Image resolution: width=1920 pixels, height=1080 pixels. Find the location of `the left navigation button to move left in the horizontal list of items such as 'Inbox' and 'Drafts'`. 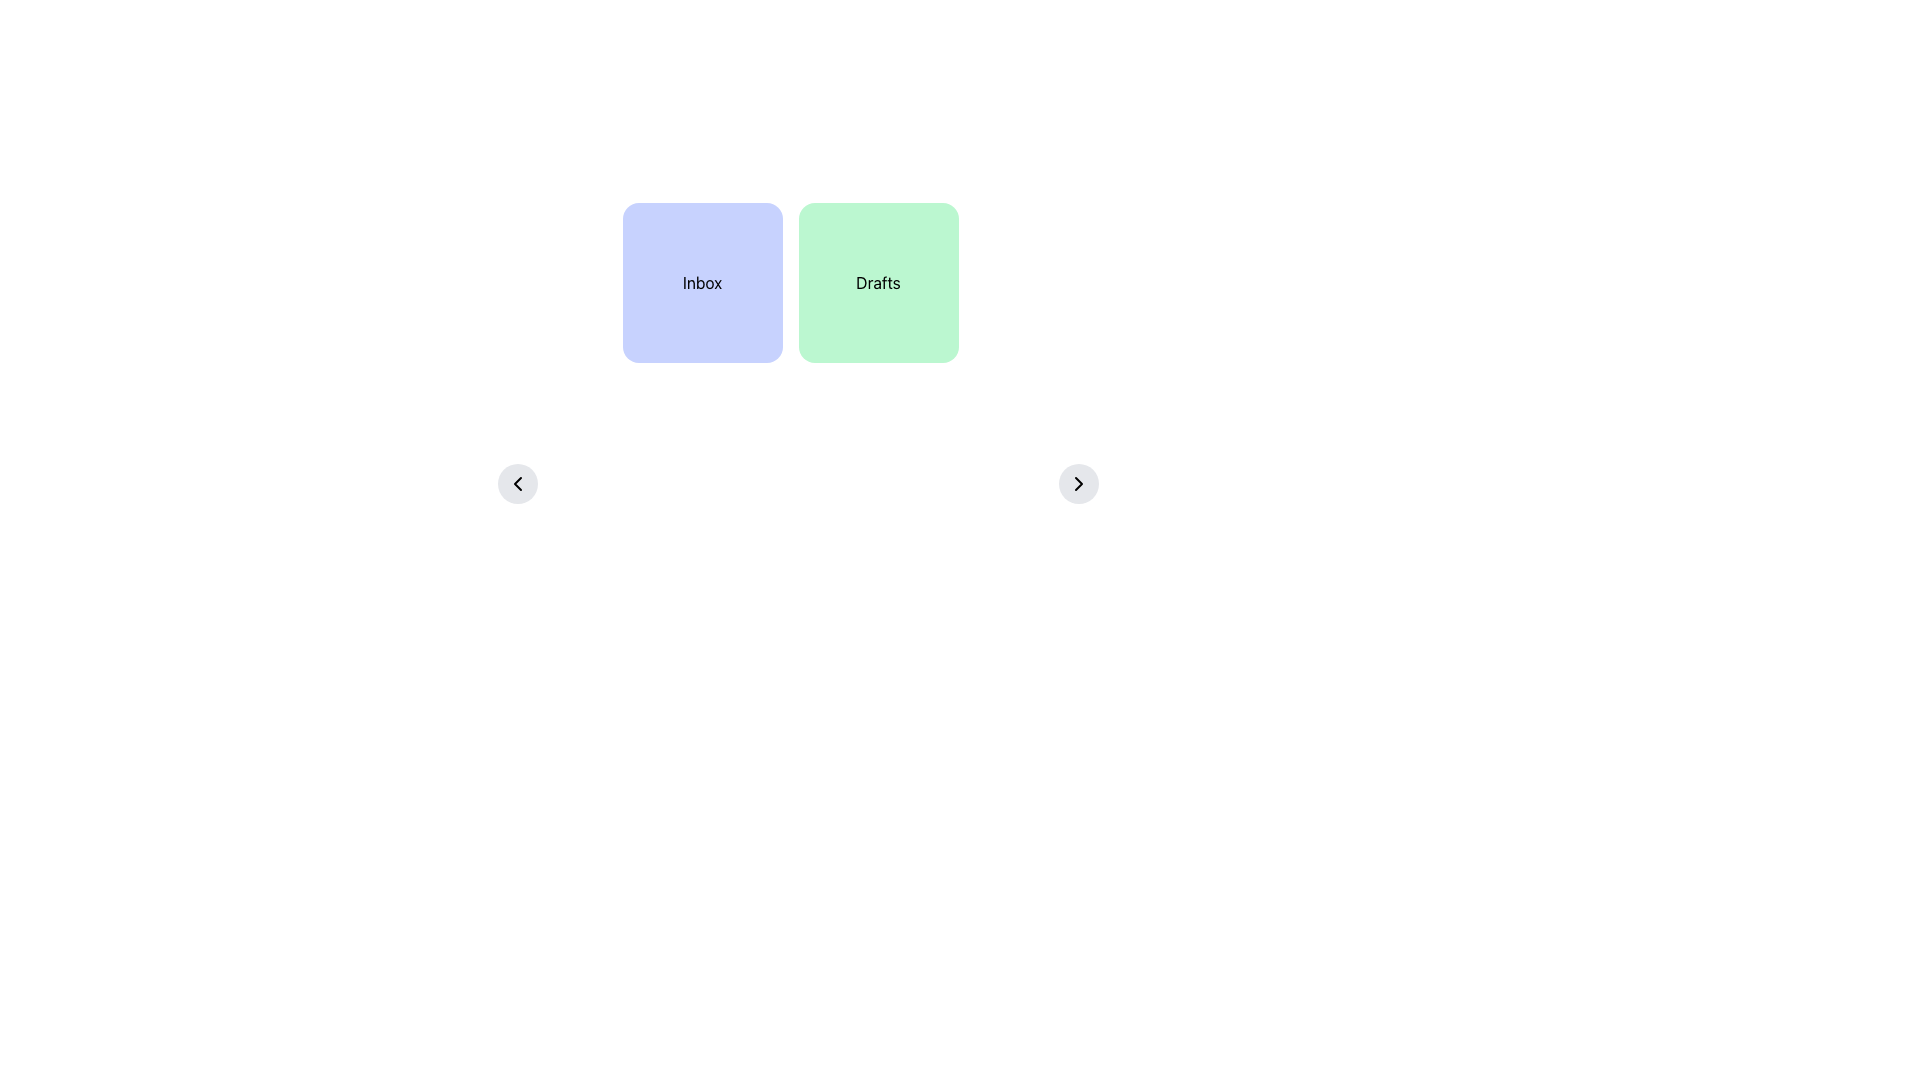

the left navigation button to move left in the horizontal list of items such as 'Inbox' and 'Drafts' is located at coordinates (518, 483).